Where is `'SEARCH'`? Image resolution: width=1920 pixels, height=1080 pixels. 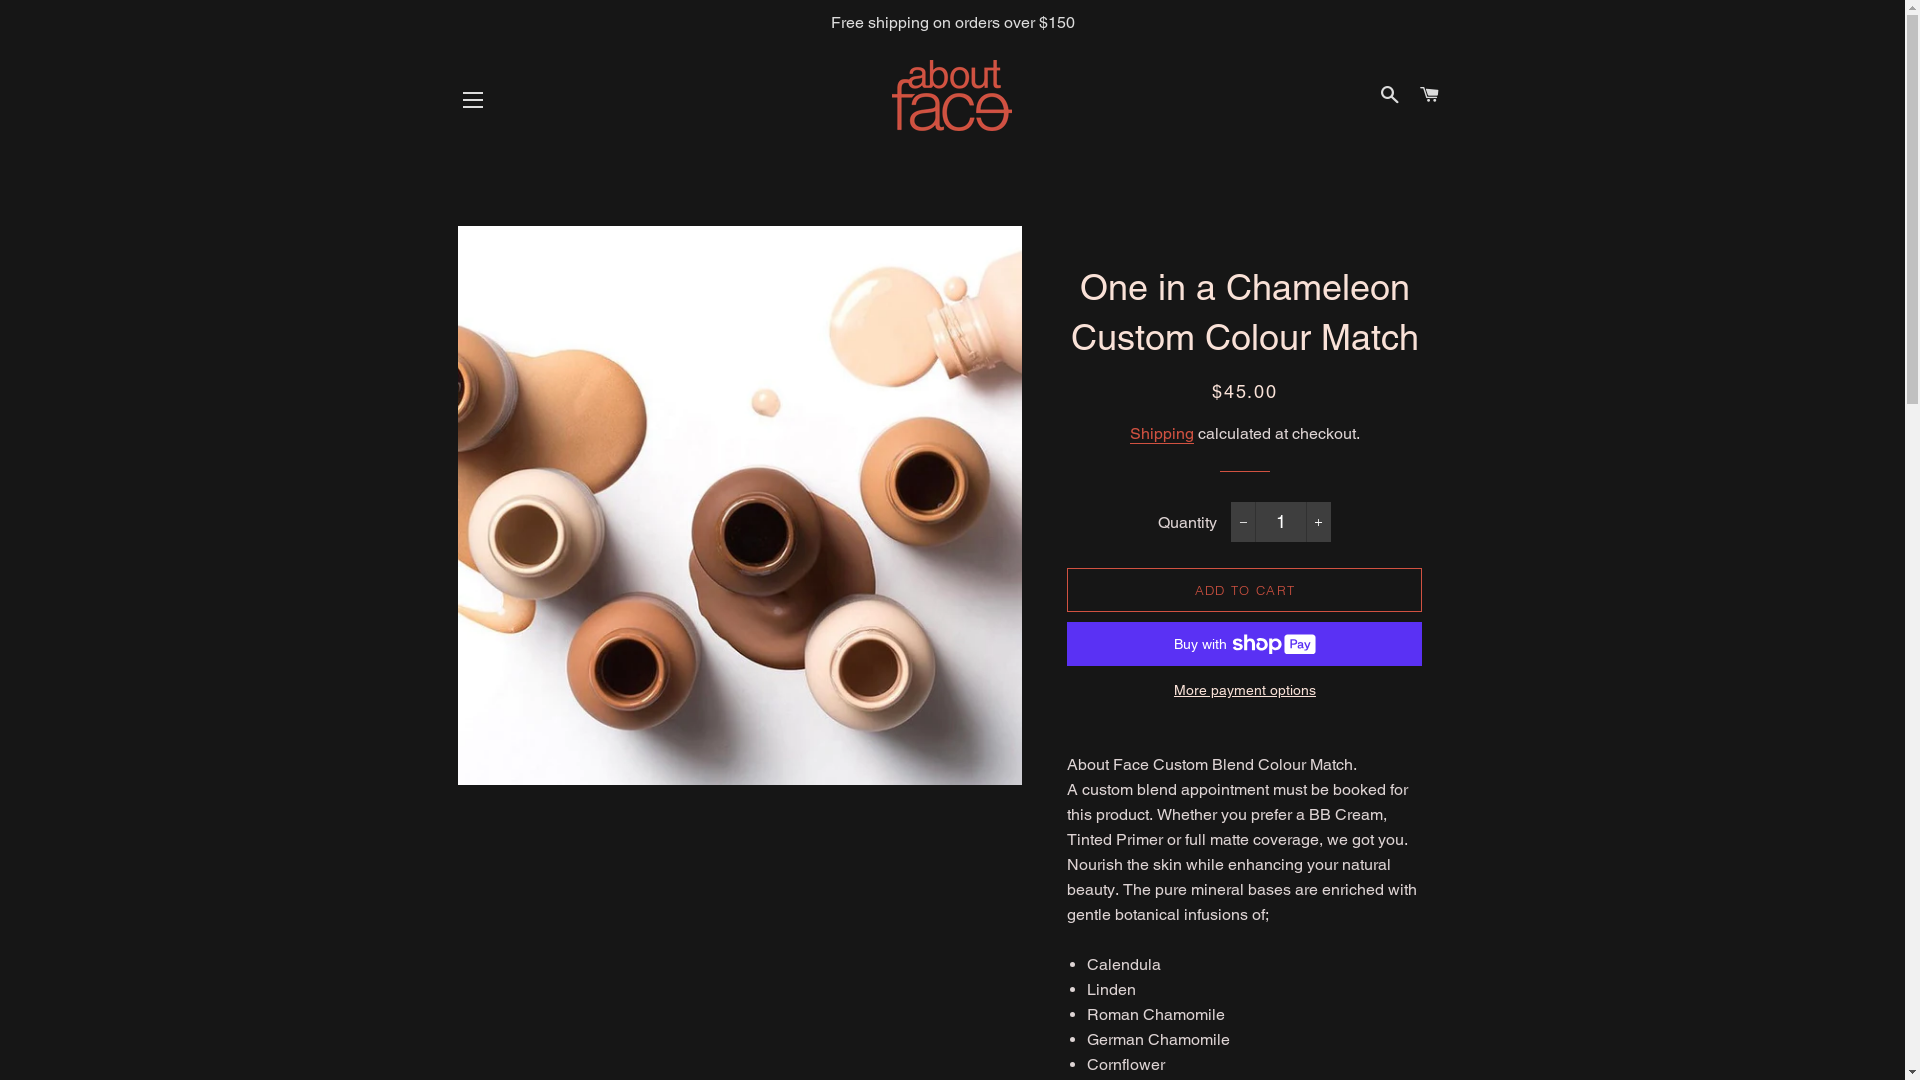 'SEARCH' is located at coordinates (1389, 95).